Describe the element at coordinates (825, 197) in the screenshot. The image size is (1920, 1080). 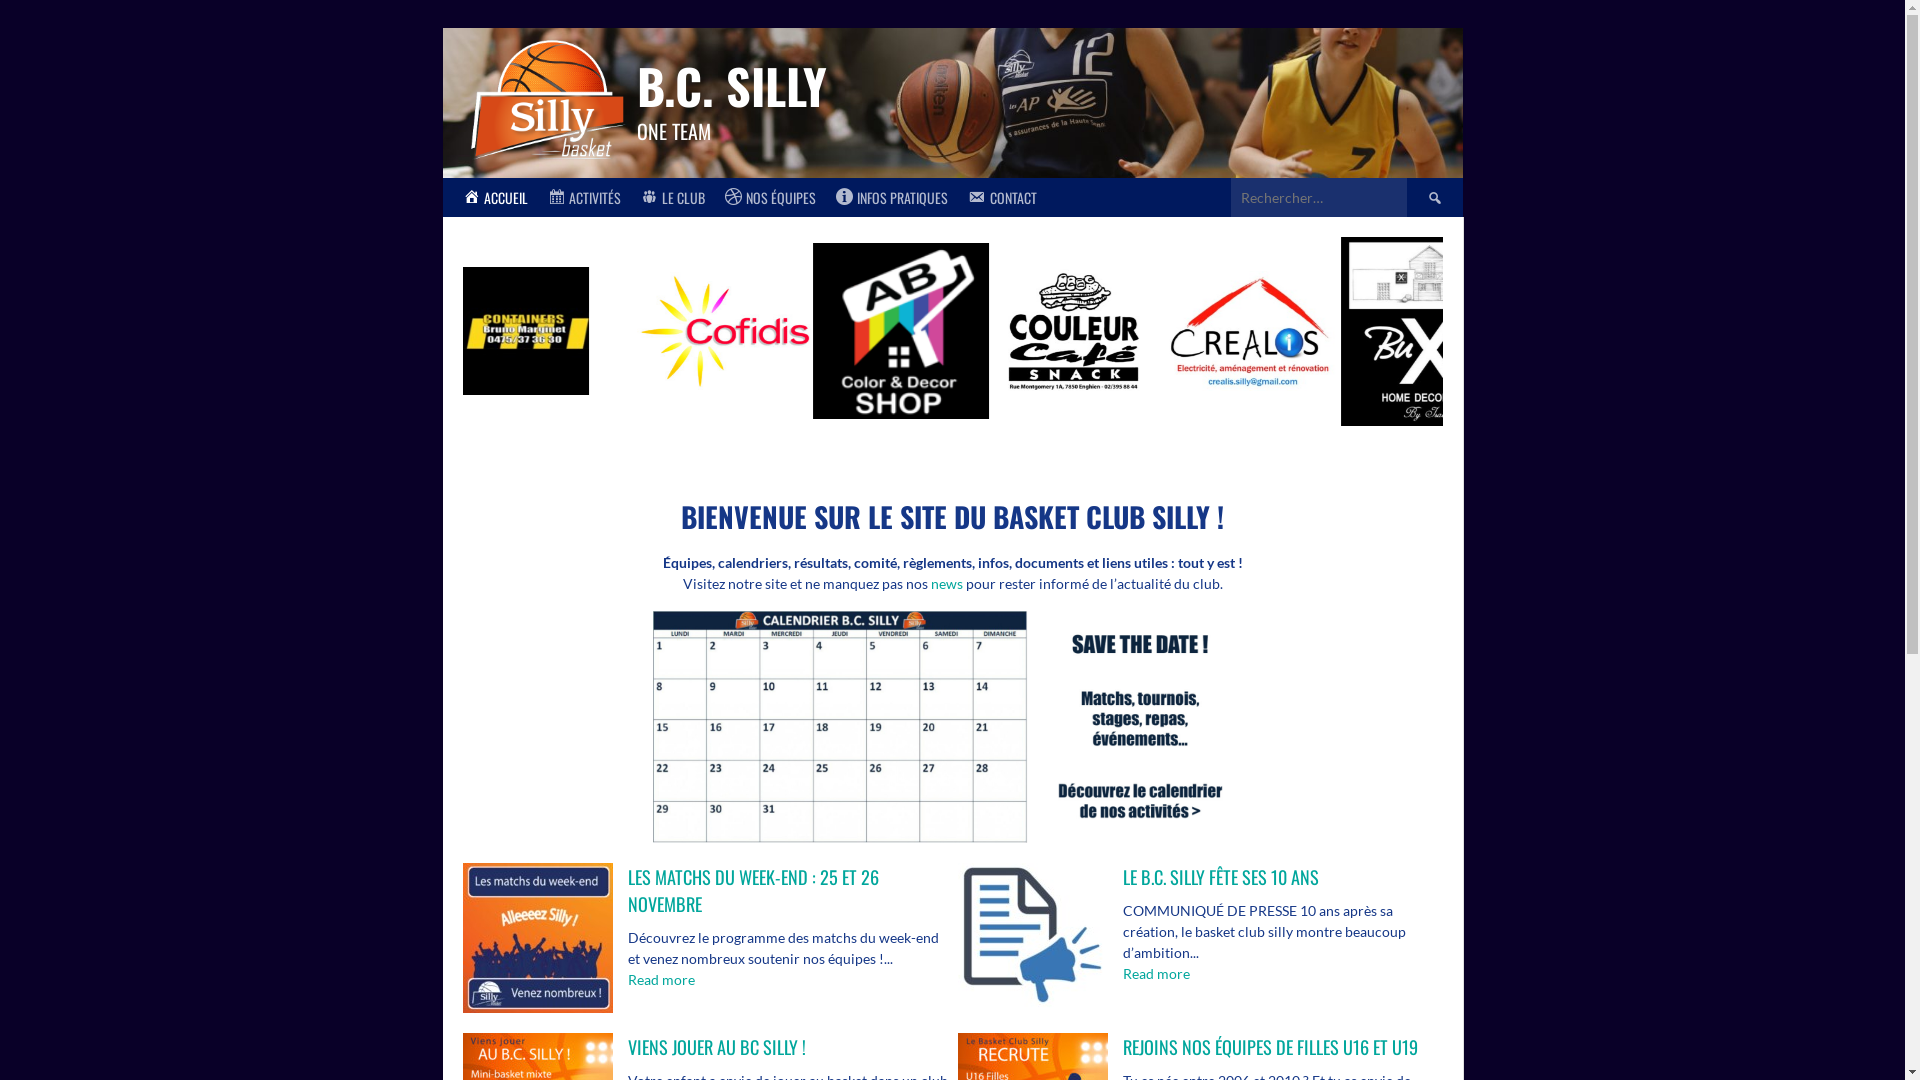
I see `'INFOS PRATIQUES'` at that location.